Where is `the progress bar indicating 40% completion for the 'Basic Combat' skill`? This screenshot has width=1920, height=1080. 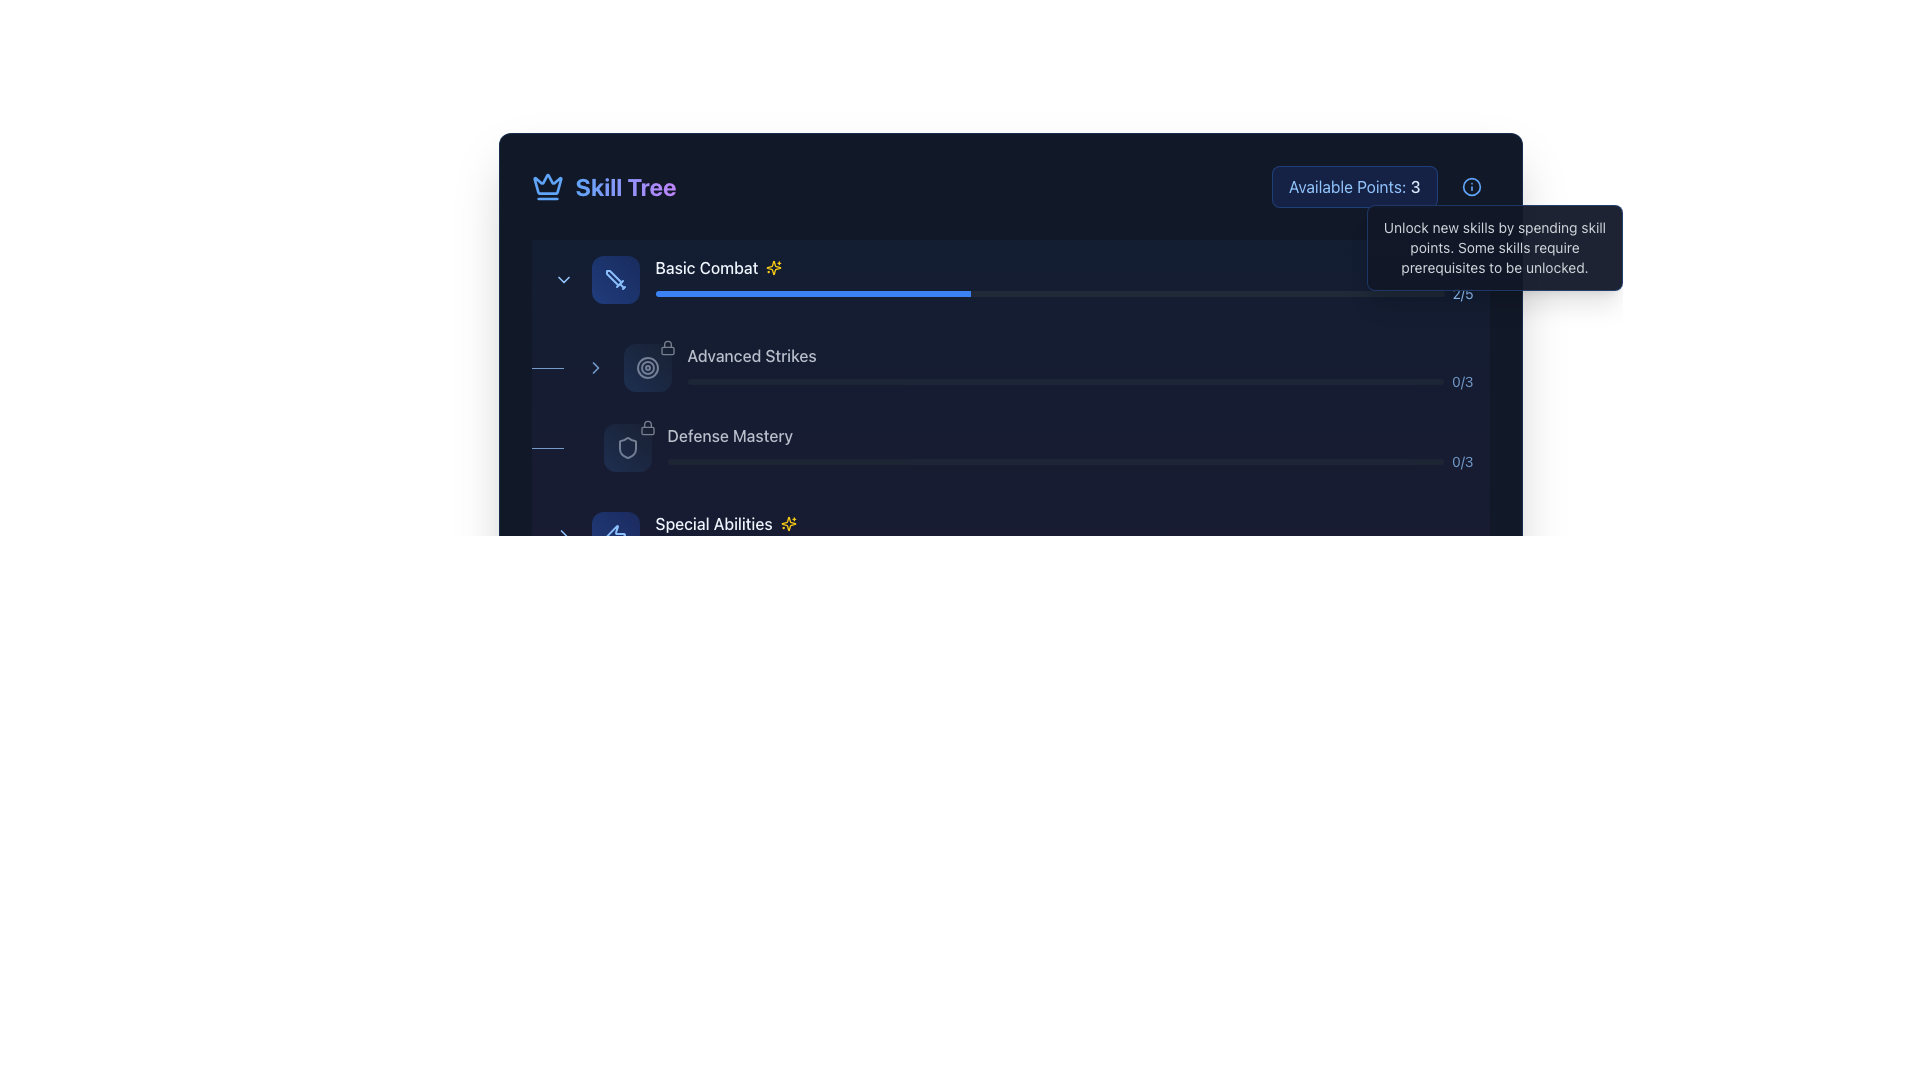
the progress bar indicating 40% completion for the 'Basic Combat' skill is located at coordinates (1049, 293).